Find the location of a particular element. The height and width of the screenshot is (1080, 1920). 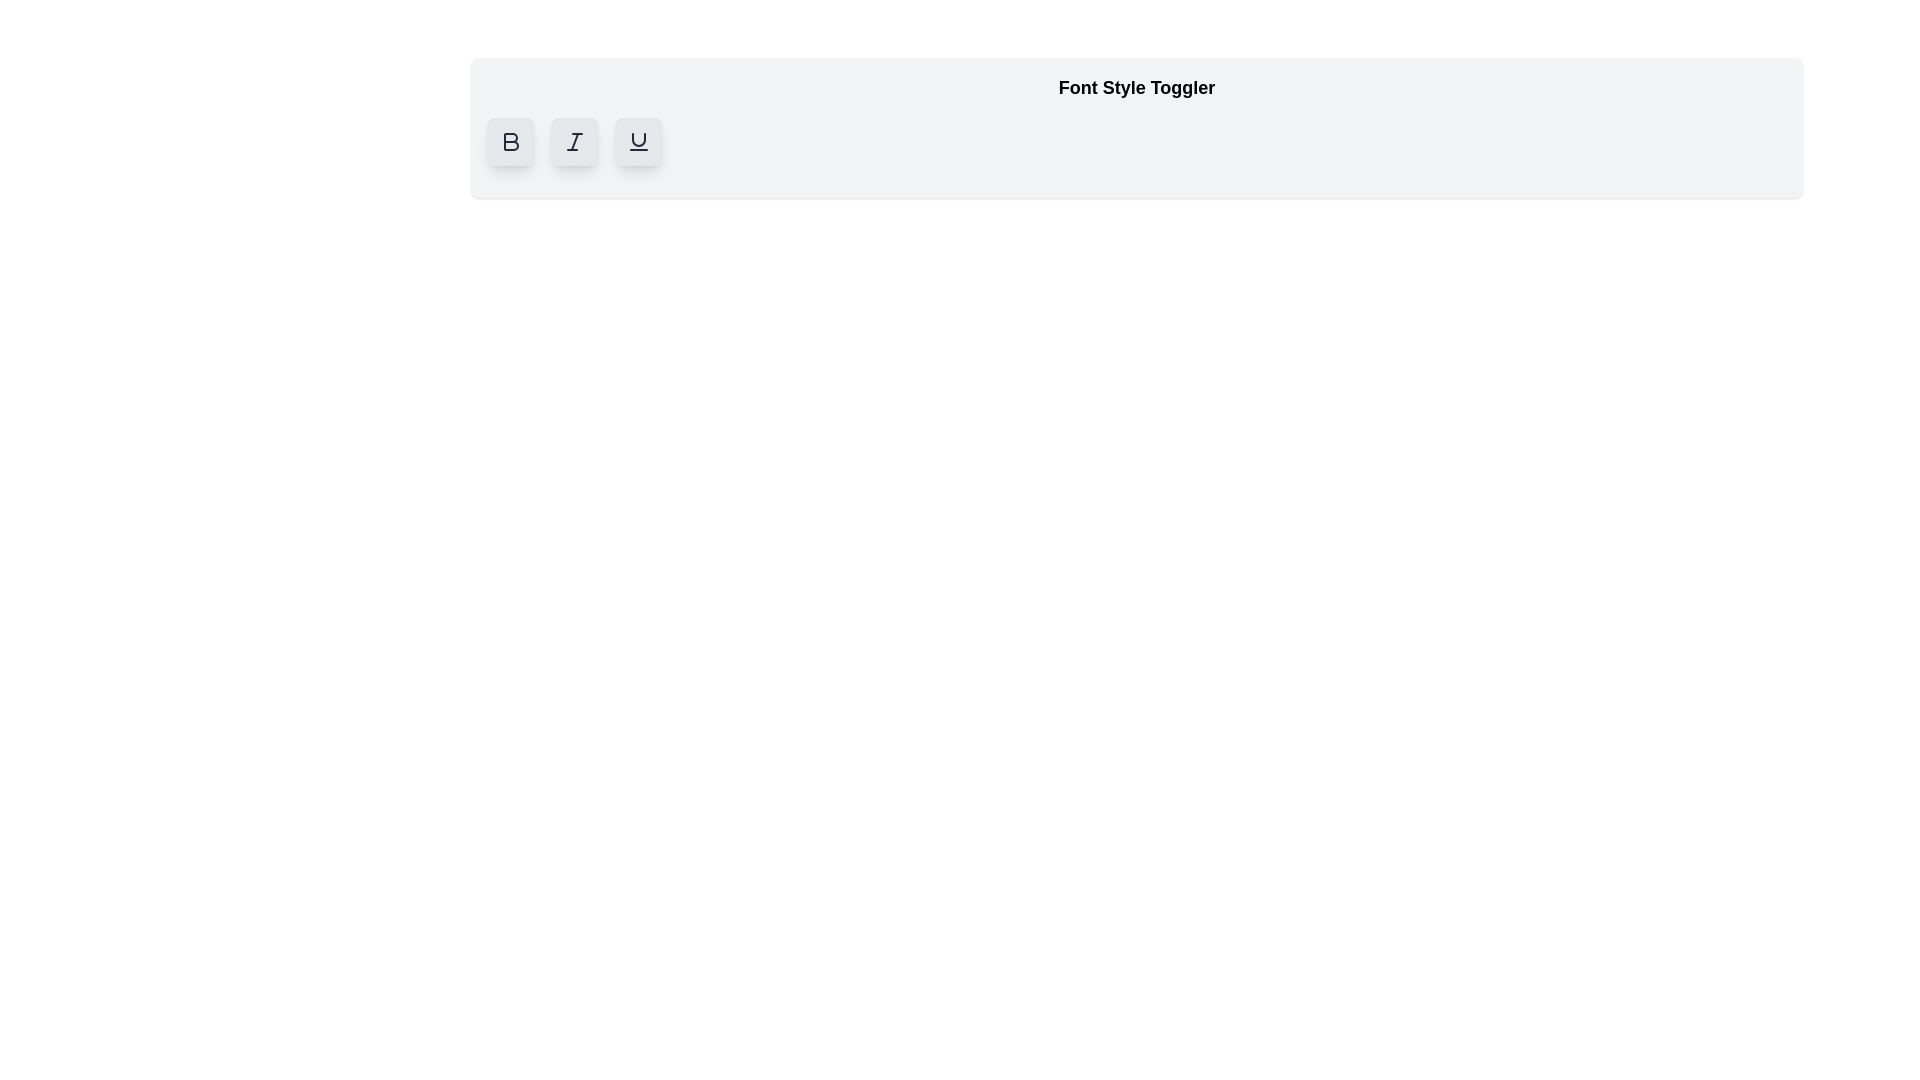

the italic button in the text formatting toolbar to apply italic formatting is located at coordinates (574, 141).